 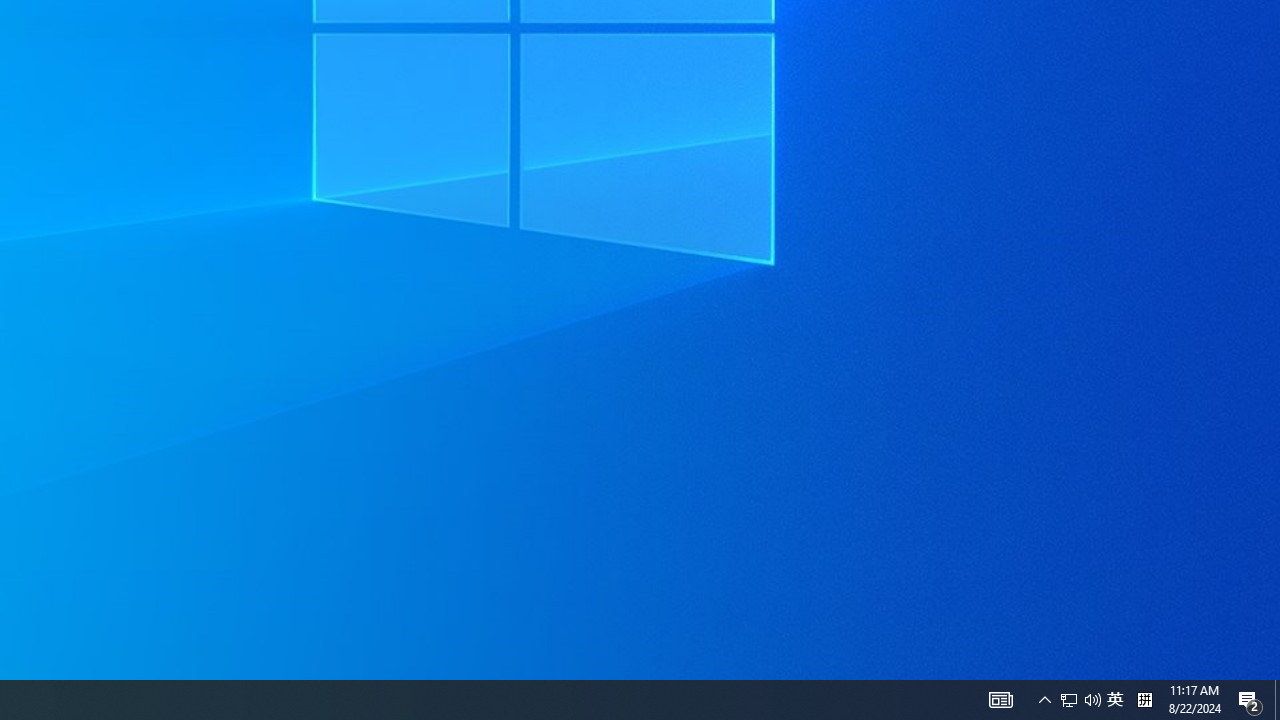 What do you see at coordinates (1250, 698) in the screenshot?
I see `'Action Center, 2 new notifications'` at bounding box center [1250, 698].